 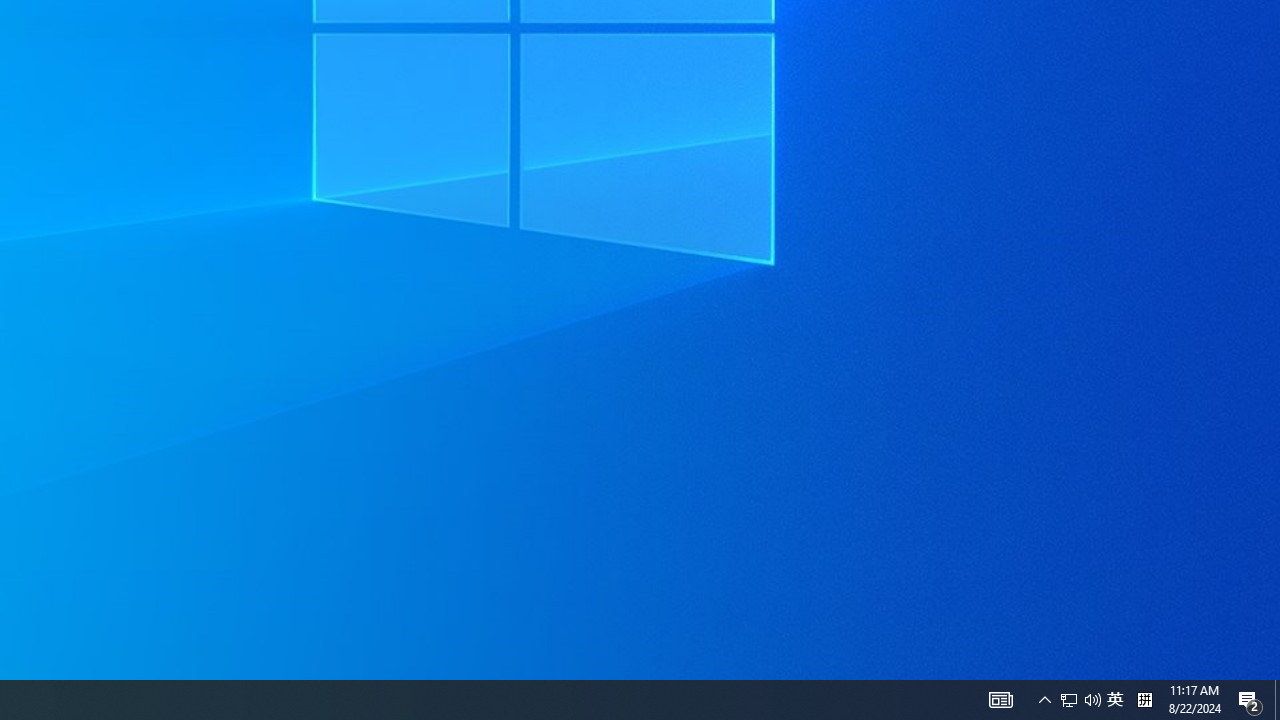 What do you see at coordinates (1250, 698) in the screenshot?
I see `'Action Center, 2 new notifications'` at bounding box center [1250, 698].